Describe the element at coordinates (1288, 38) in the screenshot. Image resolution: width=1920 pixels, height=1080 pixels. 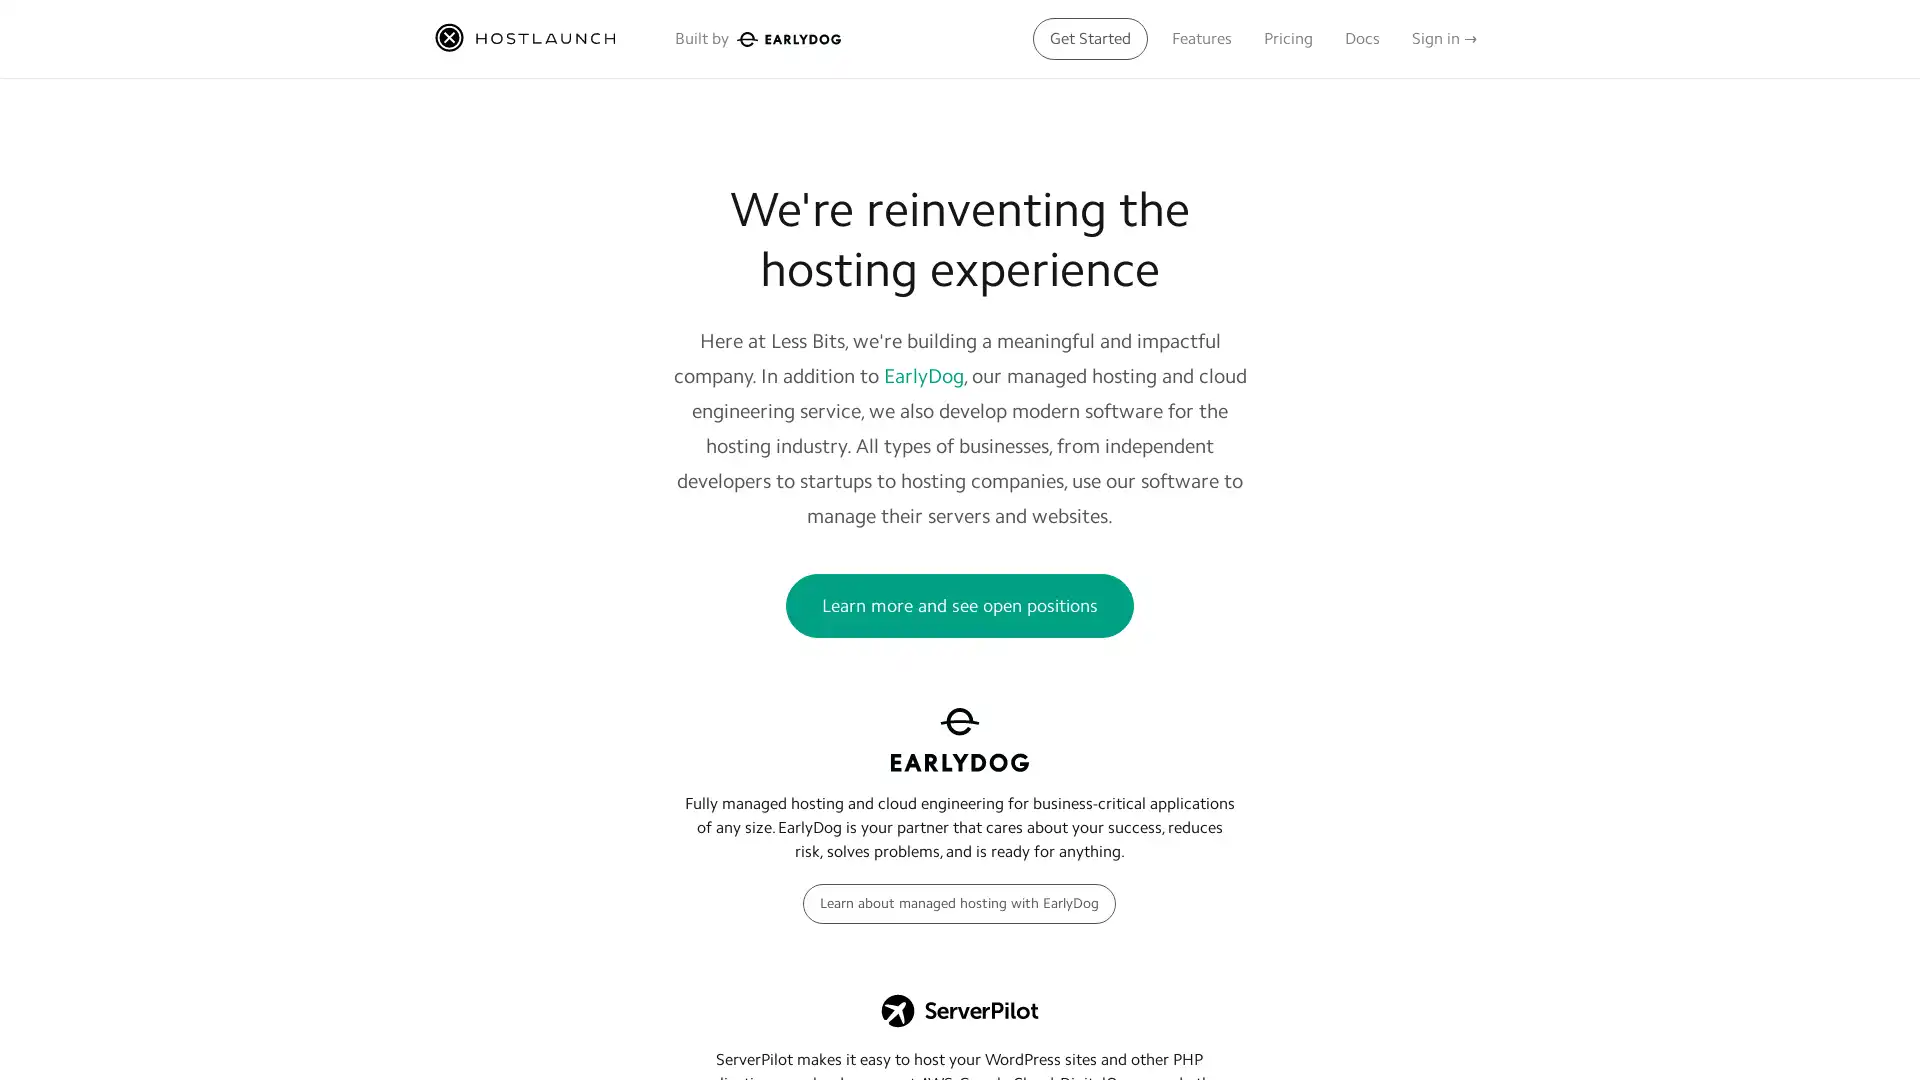
I see `Pricing` at that location.